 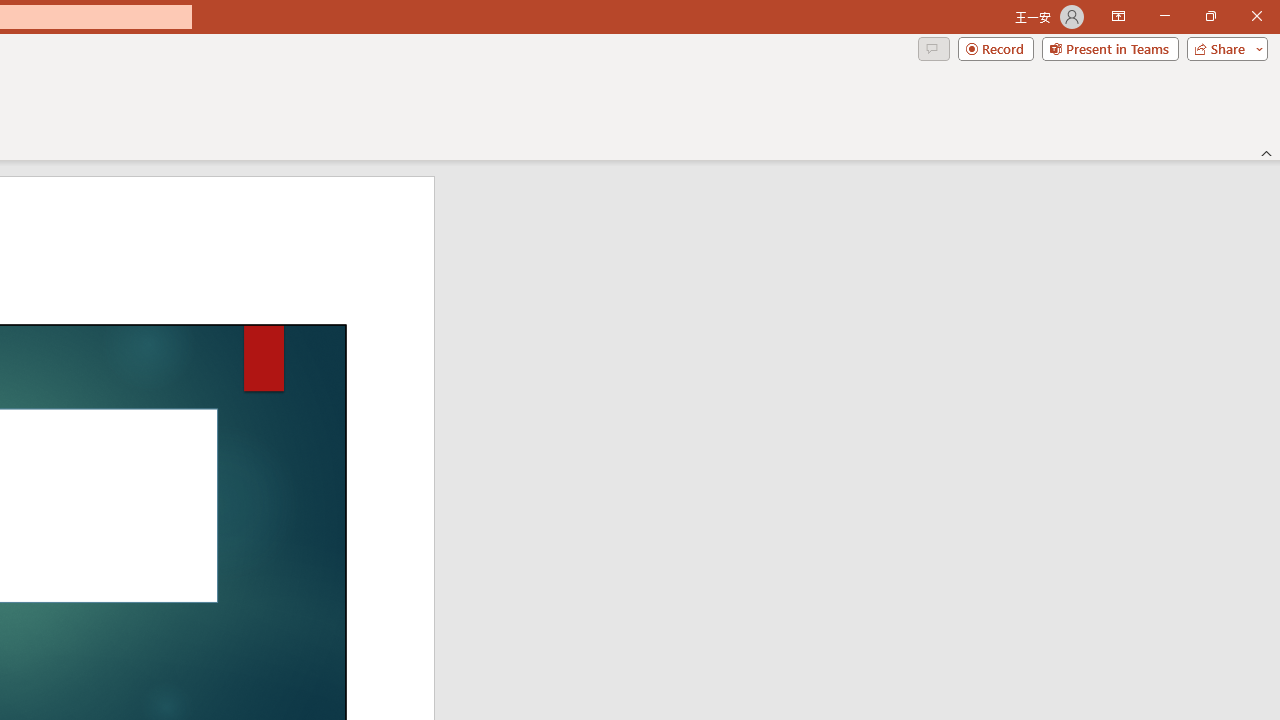 I want to click on 'Minimize', so click(x=1164, y=16).